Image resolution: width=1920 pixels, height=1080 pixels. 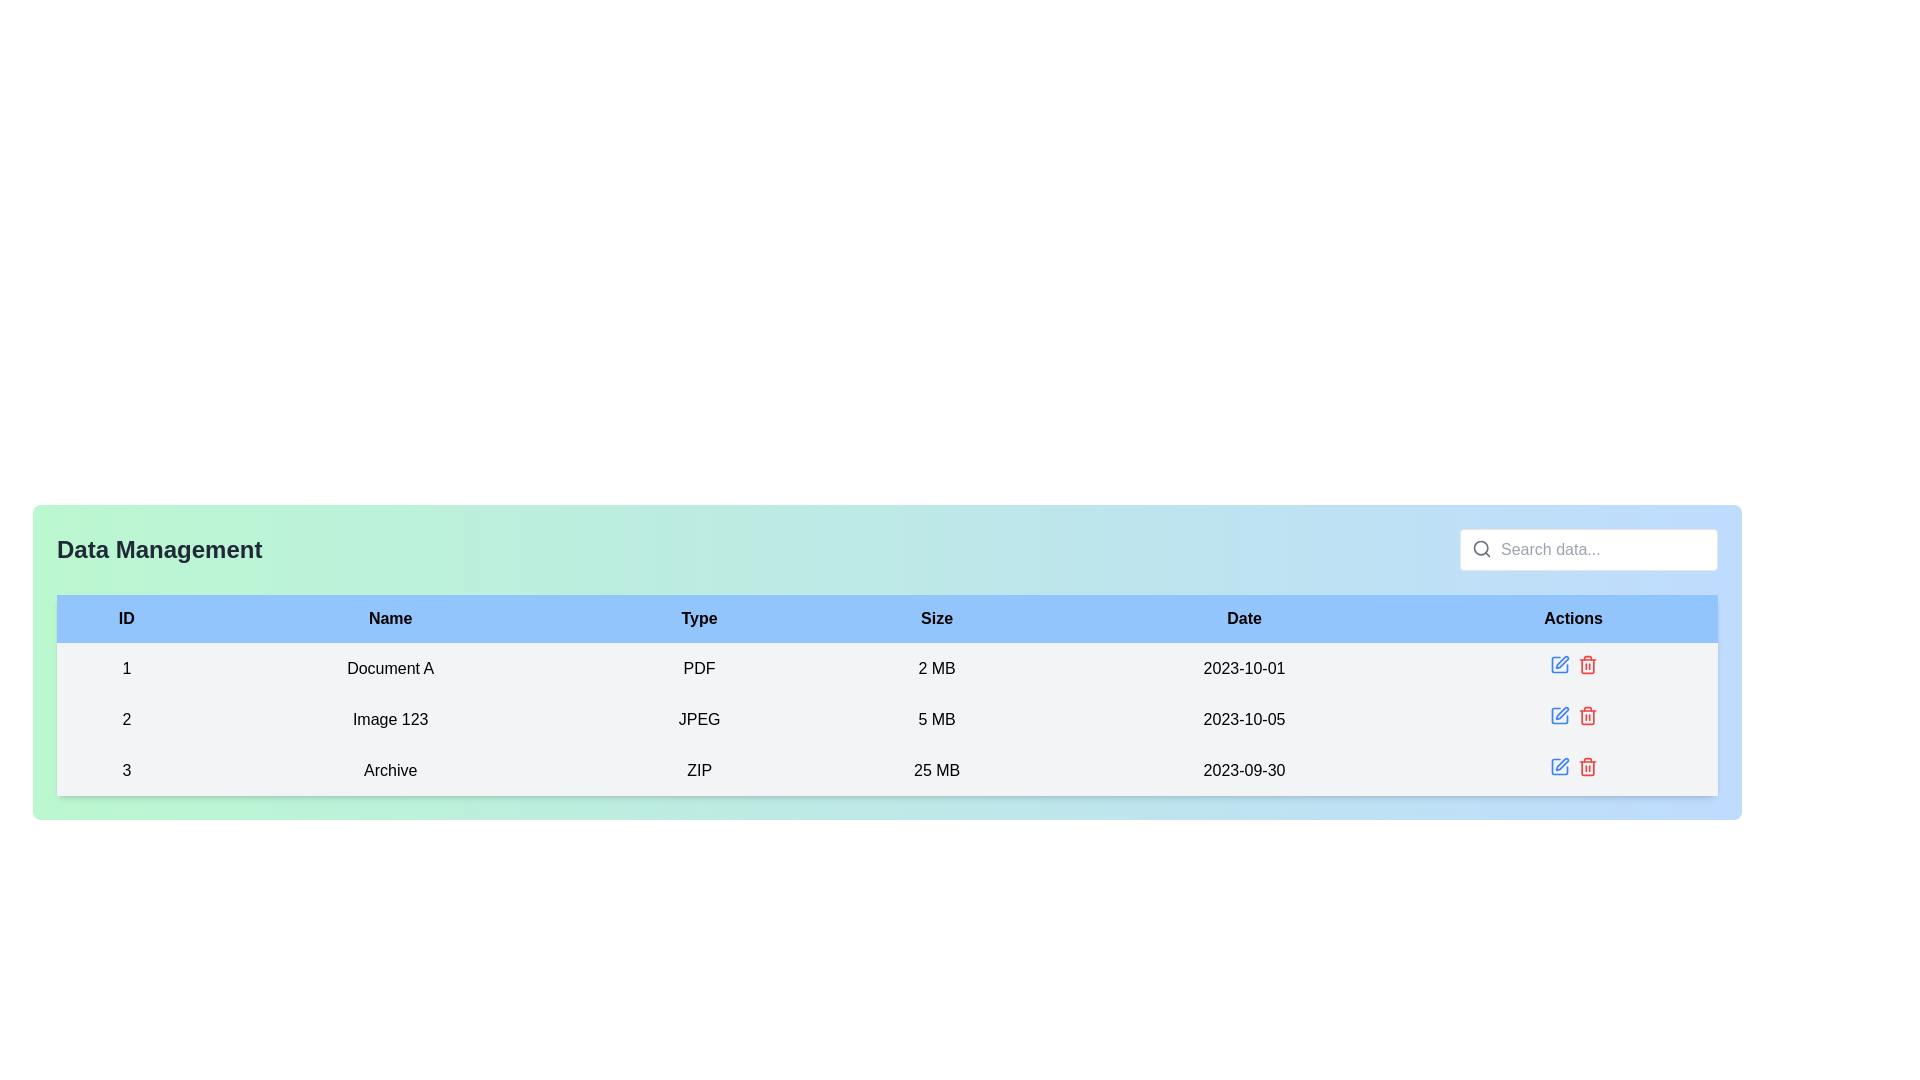 What do you see at coordinates (886, 769) in the screenshot?
I see `the third row of the table that contains the columns '3', 'Archive', 'ZIP', '25 MB', and '2023-09-30' for more options` at bounding box center [886, 769].